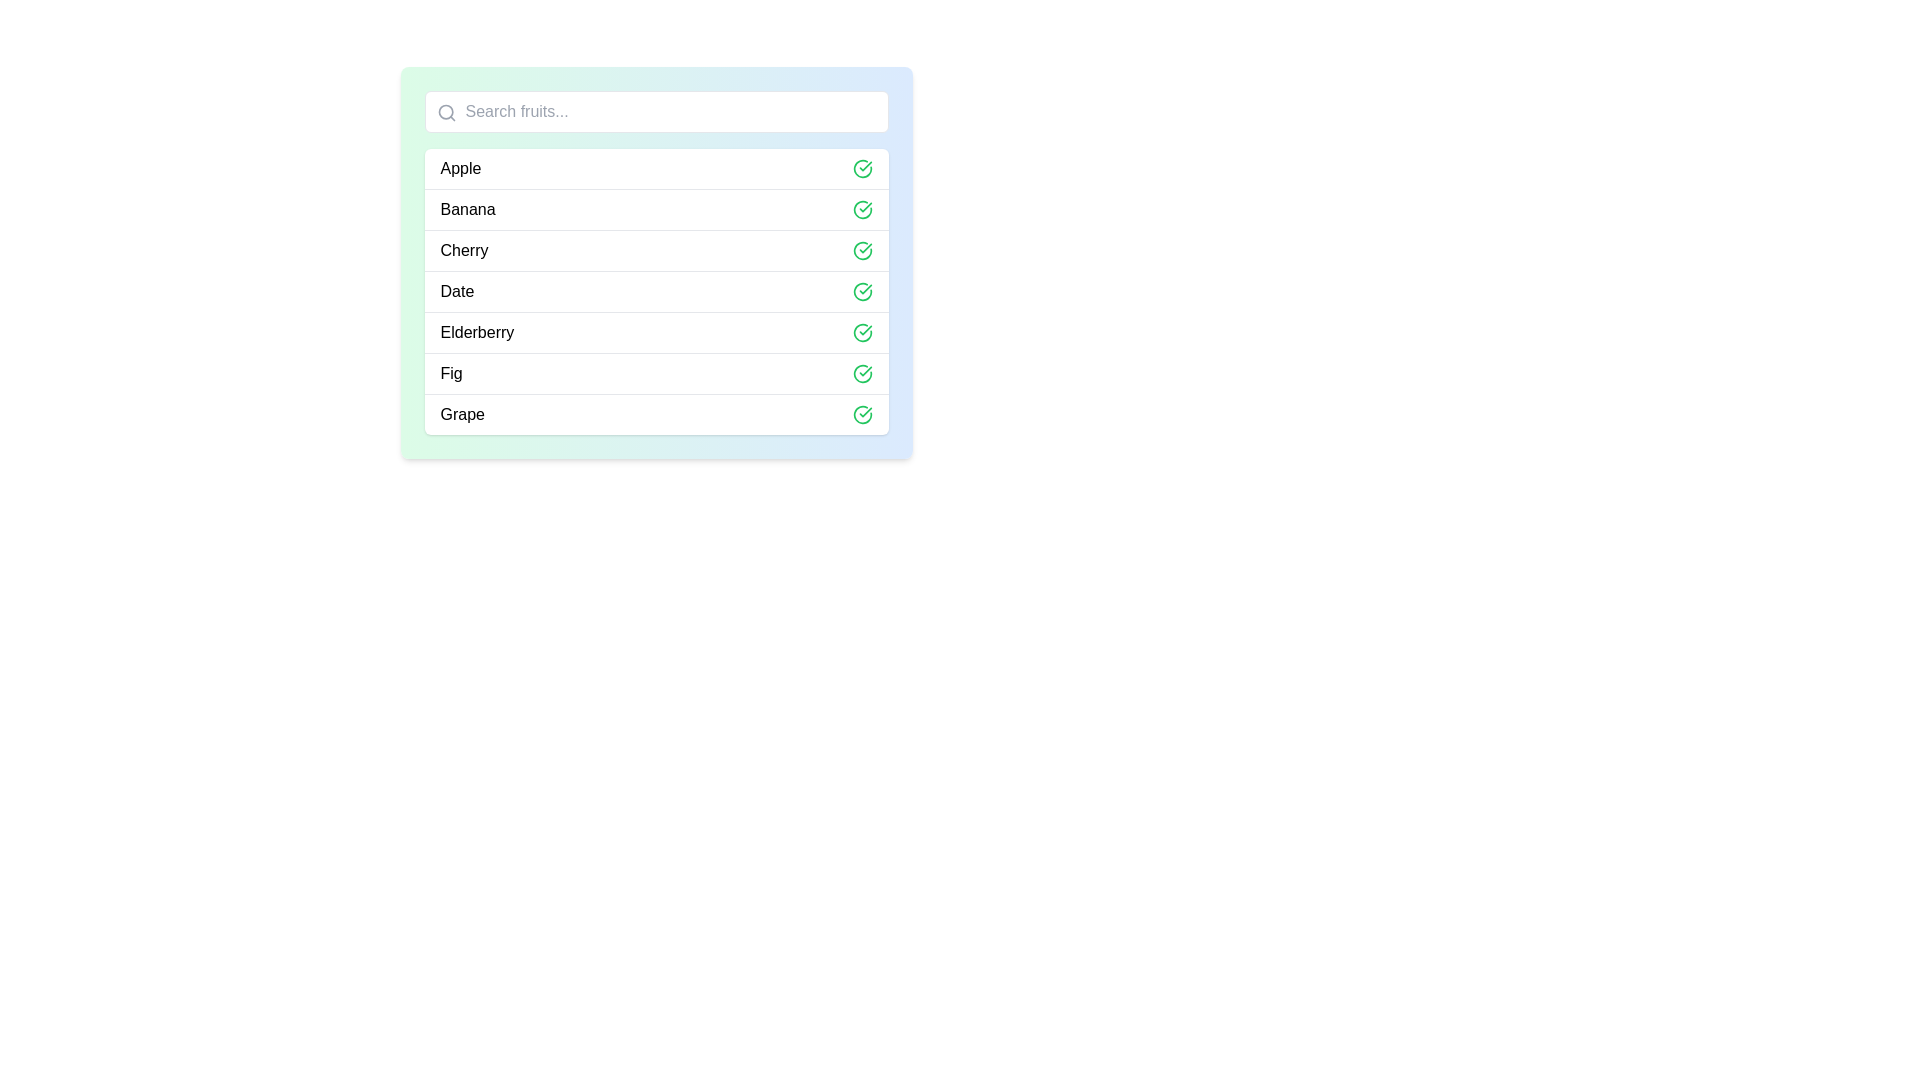 The height and width of the screenshot is (1080, 1920). I want to click on the list item labeled 'Cherry', which is the third item in a vertically-aligned list under a search bar, so click(656, 261).